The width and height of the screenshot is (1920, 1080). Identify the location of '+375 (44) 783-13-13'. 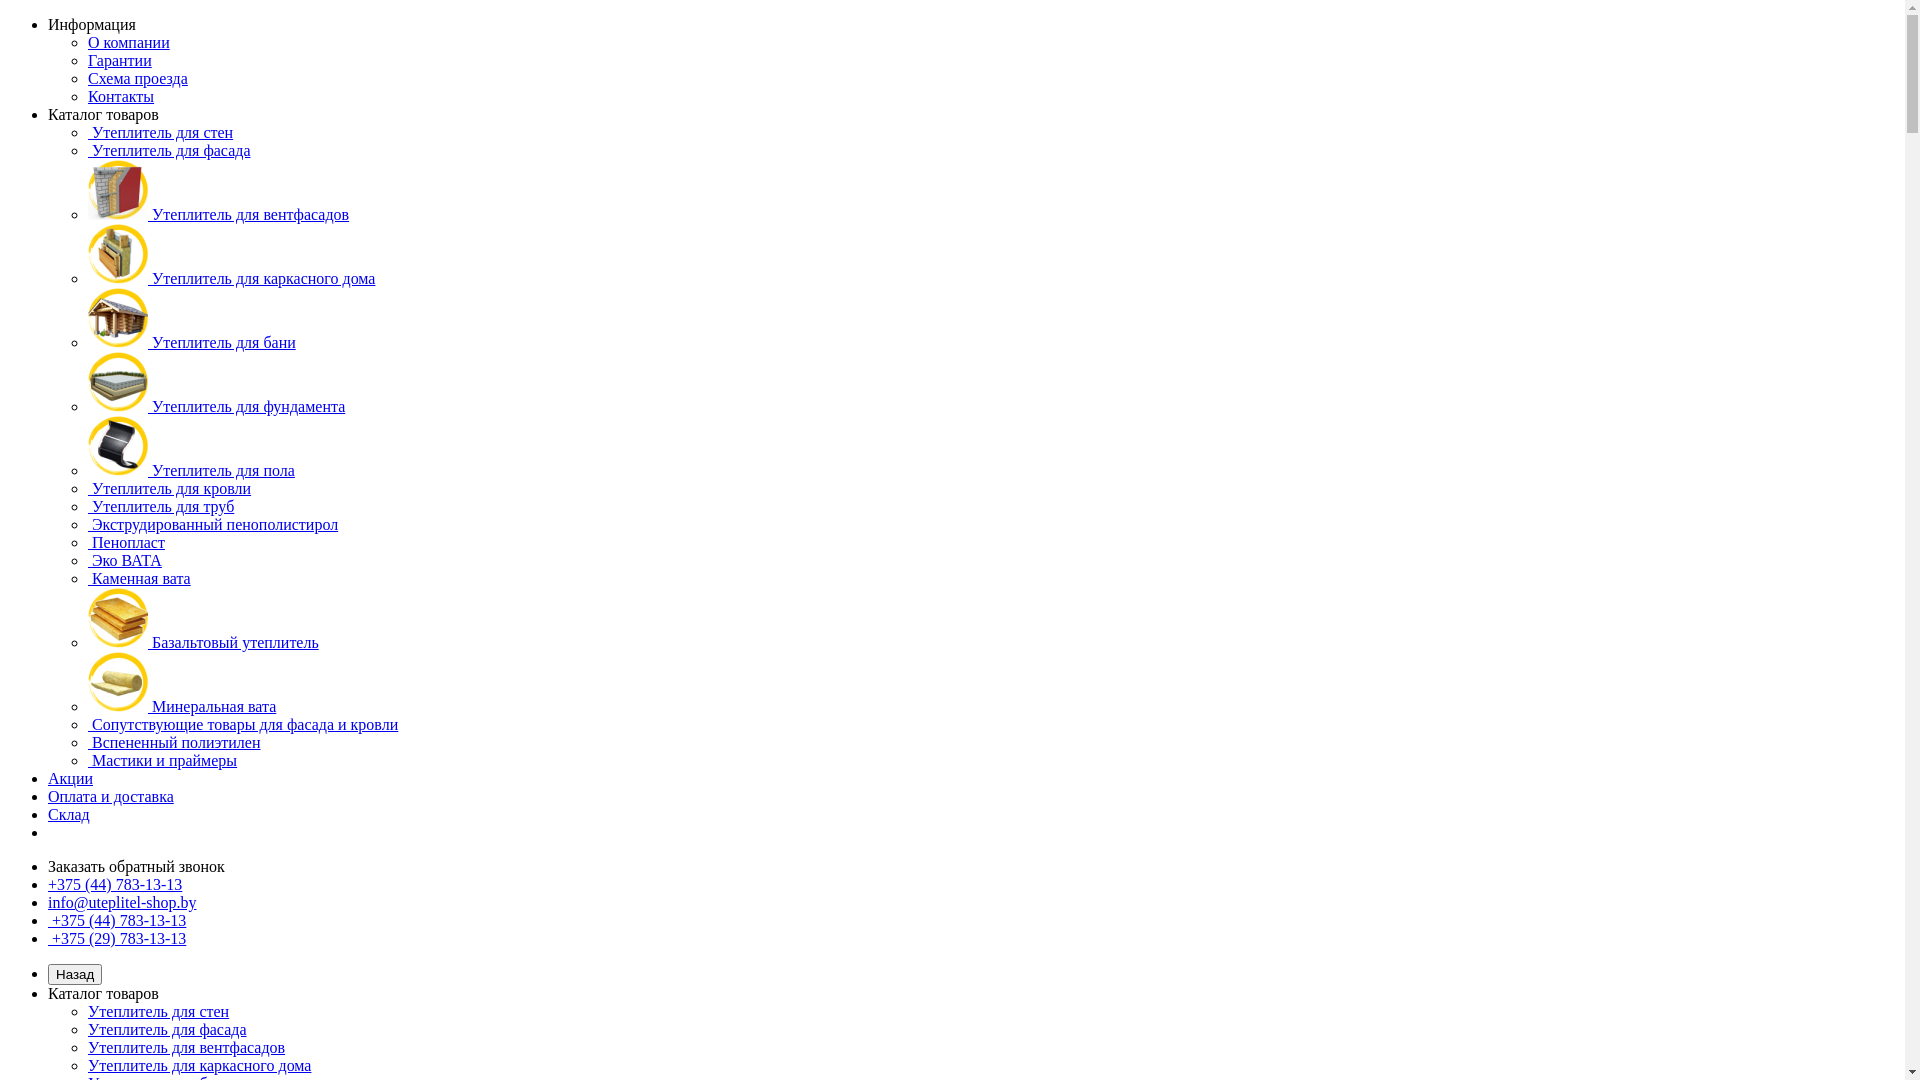
(48, 920).